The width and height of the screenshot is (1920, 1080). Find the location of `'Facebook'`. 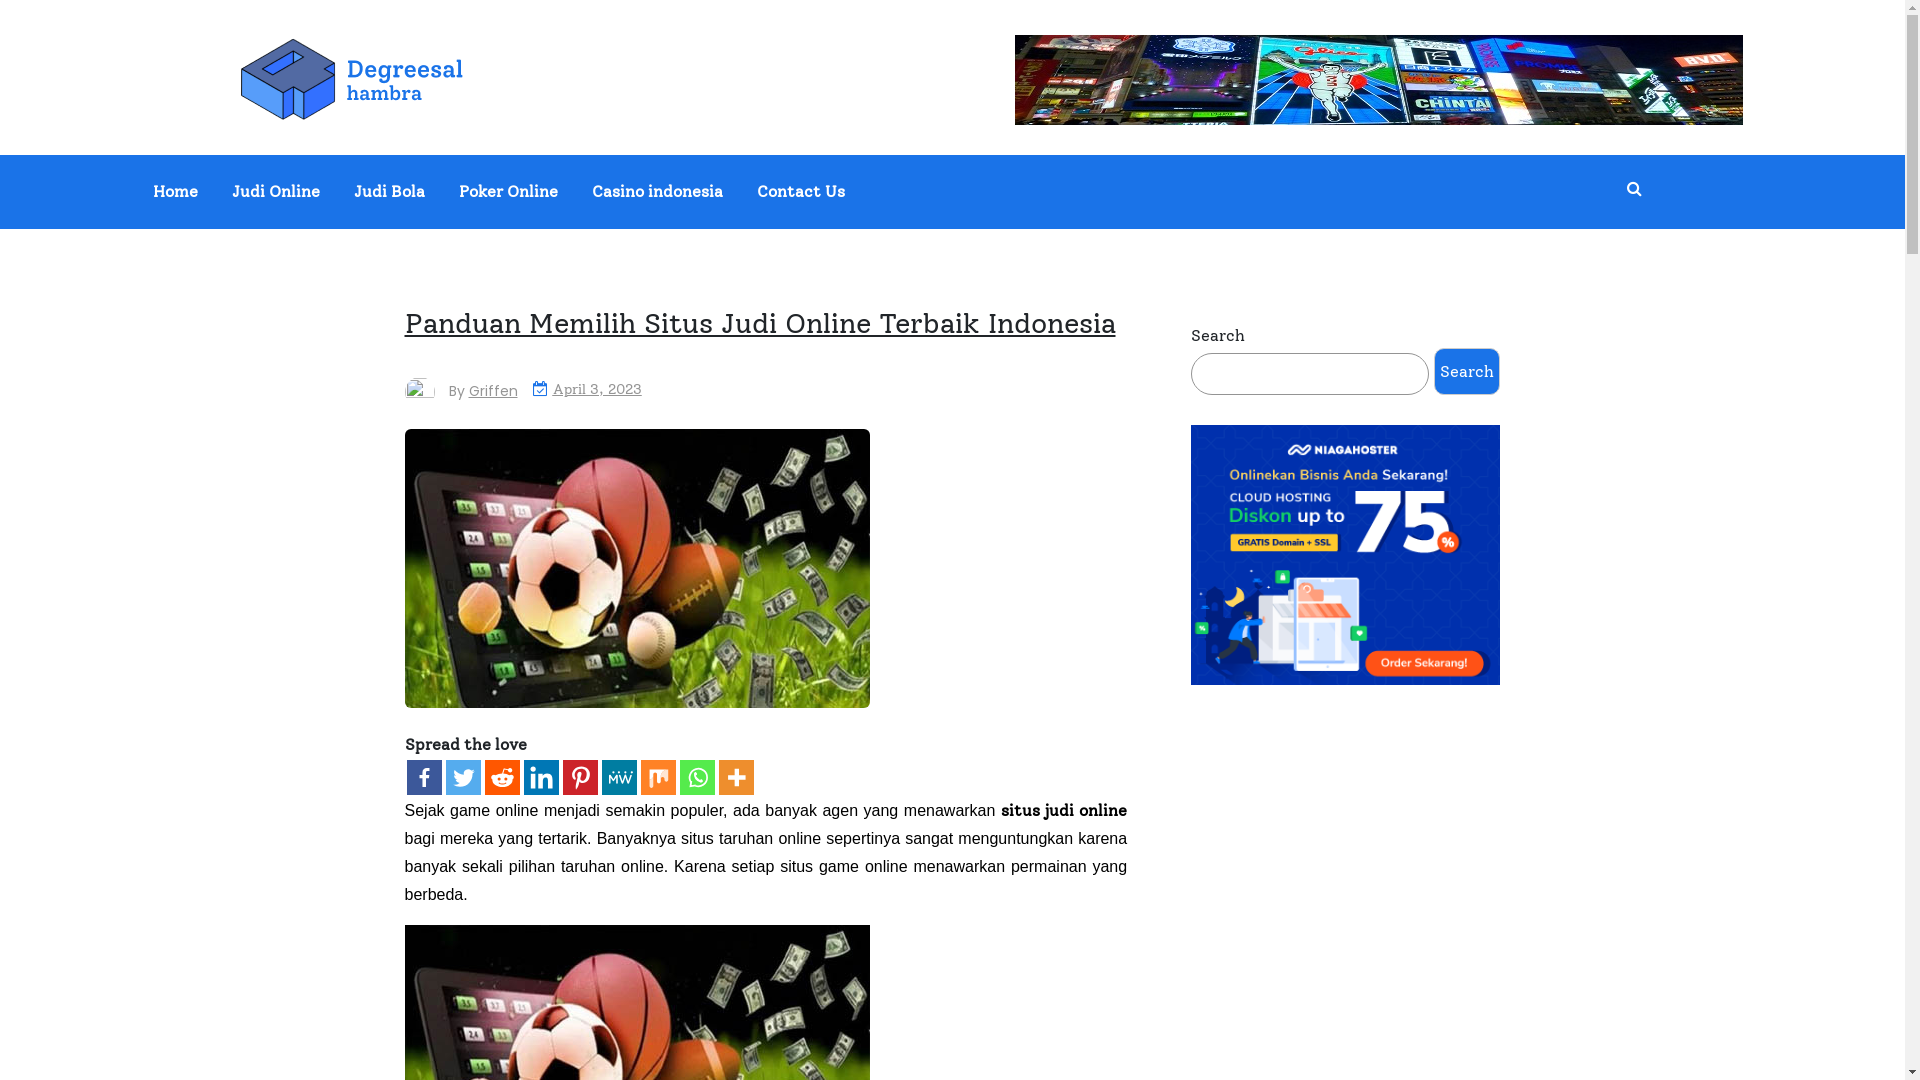

'Facebook' is located at coordinates (405, 776).